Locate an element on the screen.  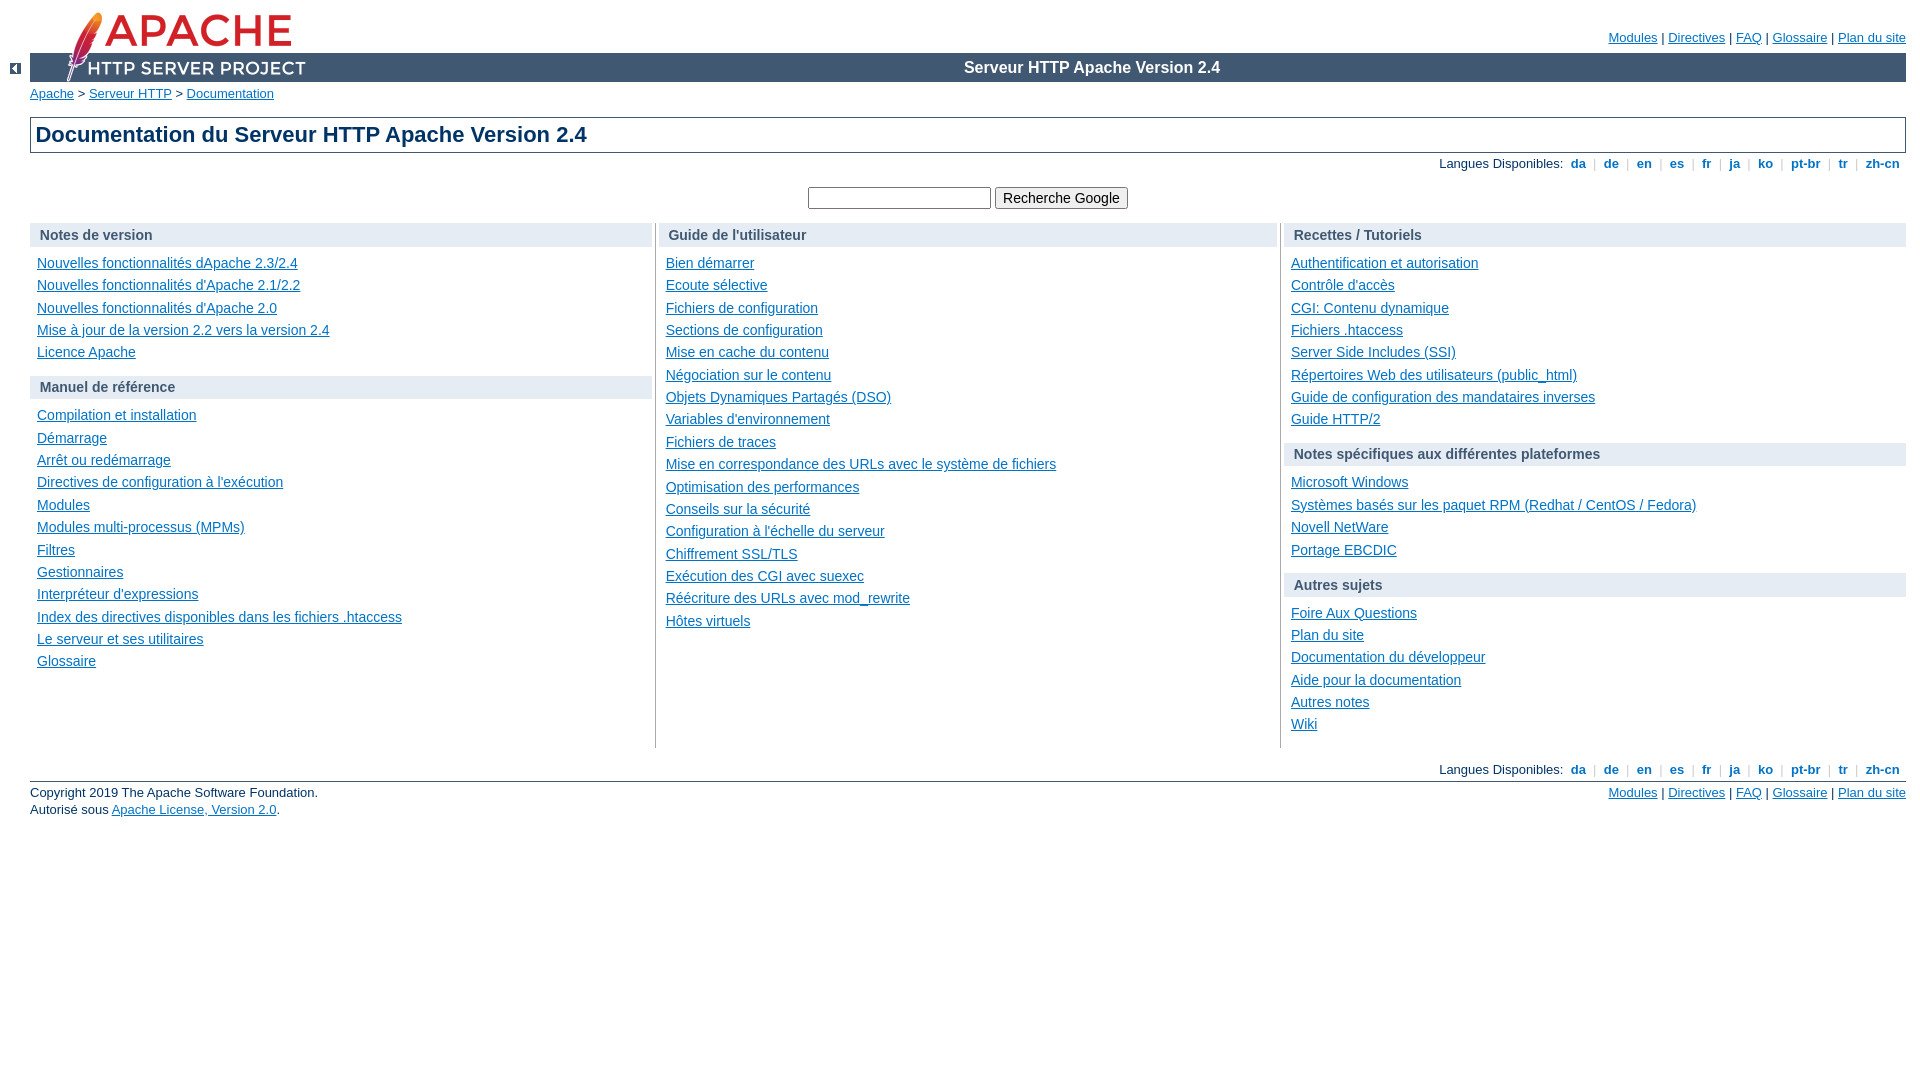
'Authentification et autorisation' is located at coordinates (1384, 261).